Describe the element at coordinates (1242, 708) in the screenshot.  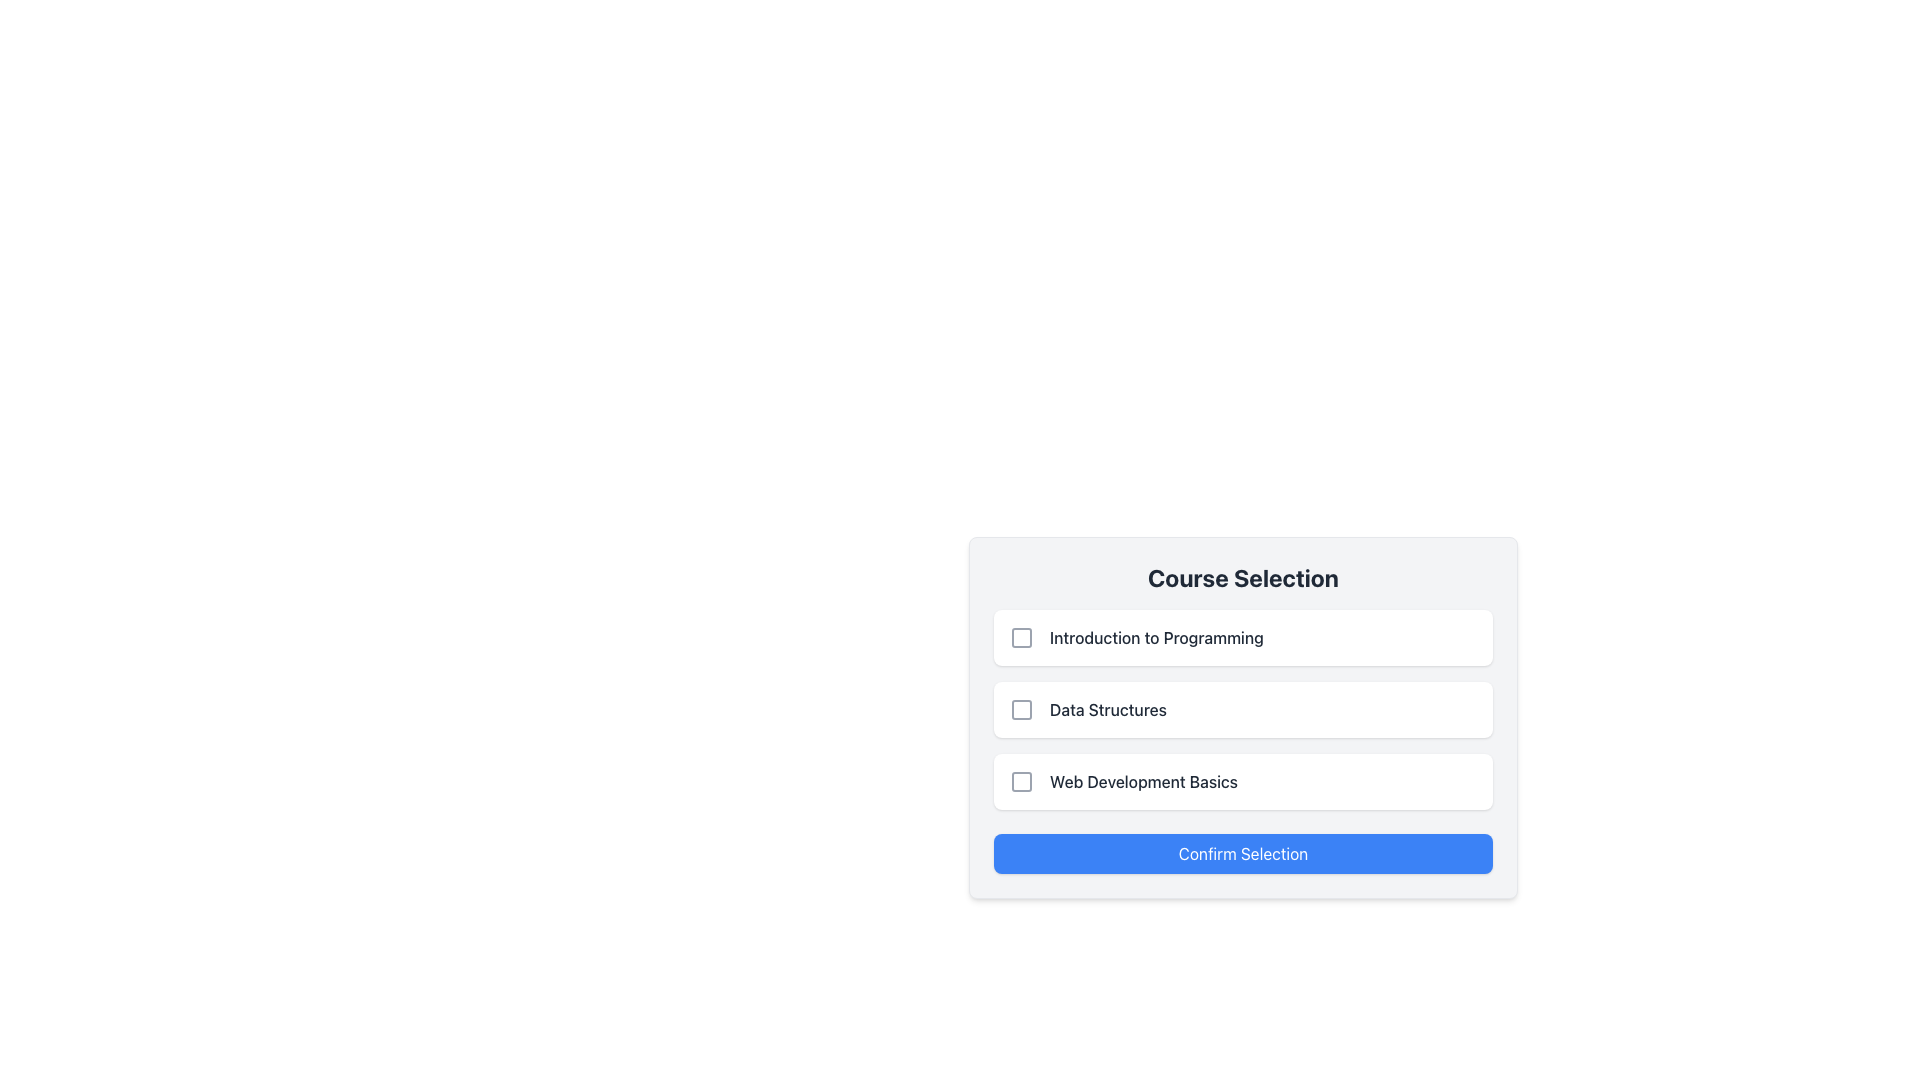
I see `the checkbox for 'Data Structures' to unselect the option in the vertical list of selectable items` at that location.